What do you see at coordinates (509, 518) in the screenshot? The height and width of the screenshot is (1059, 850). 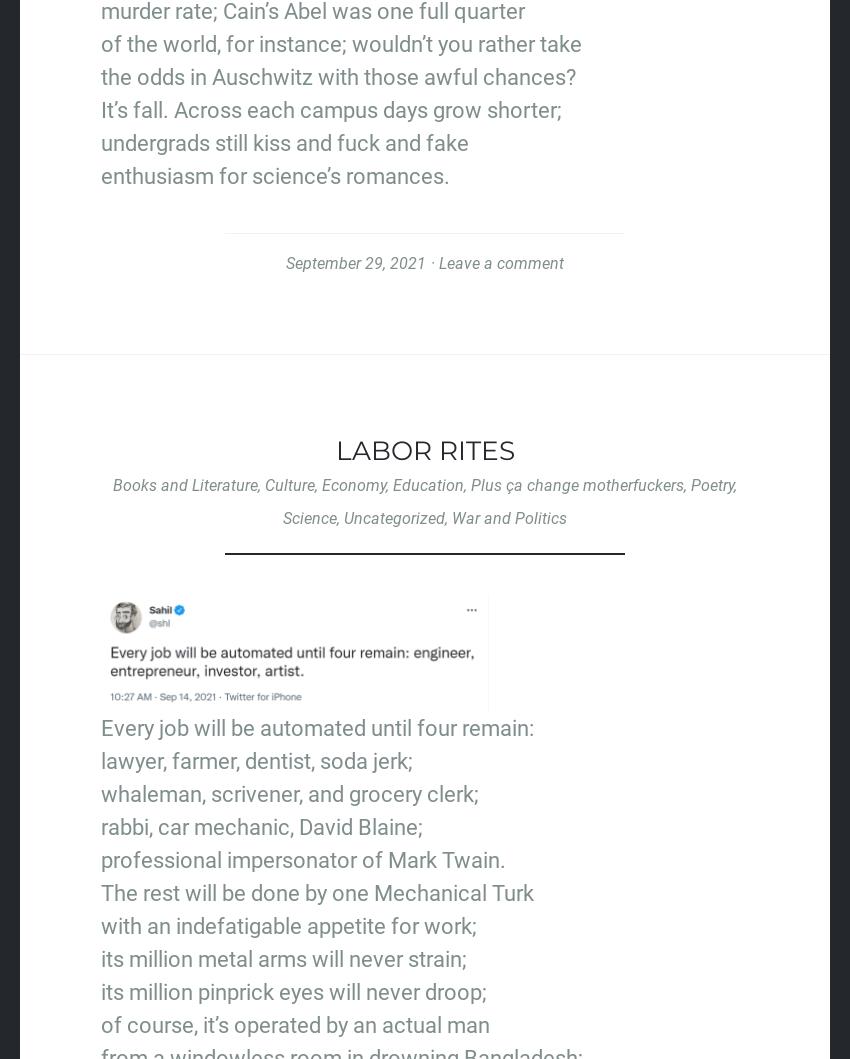 I see `'War and Politics'` at bounding box center [509, 518].